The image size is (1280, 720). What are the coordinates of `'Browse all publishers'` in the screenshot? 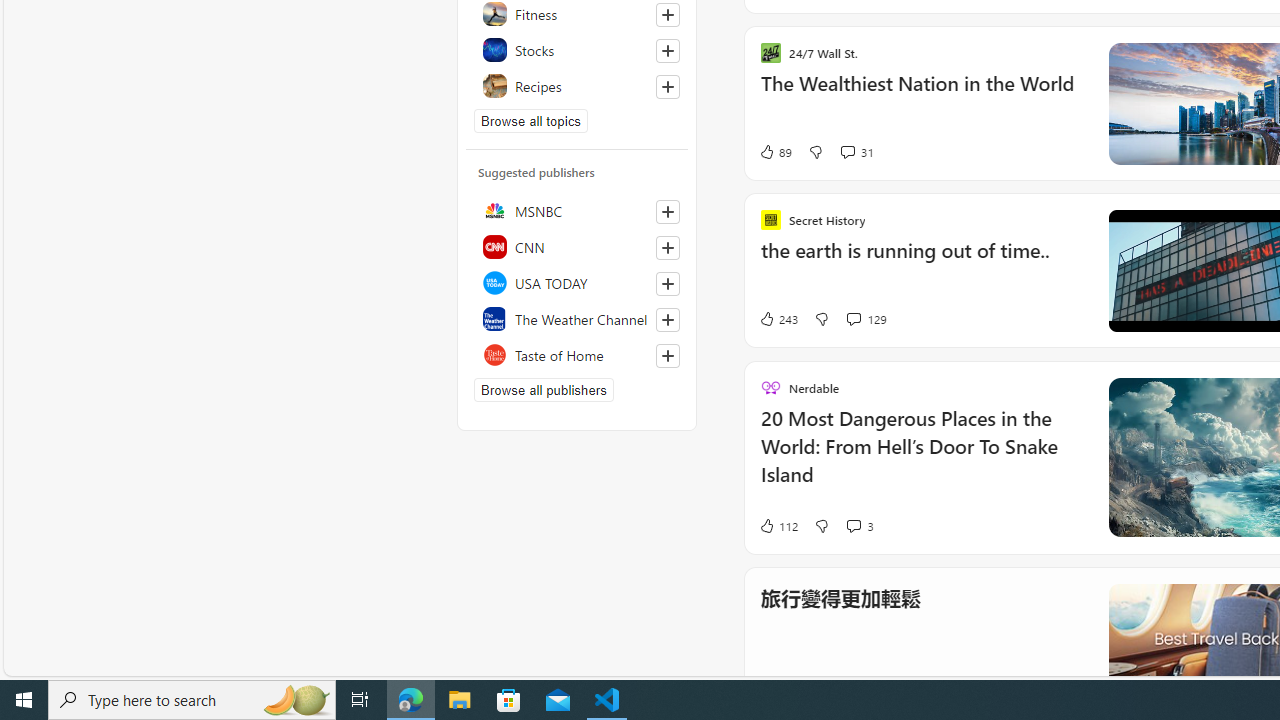 It's located at (544, 389).